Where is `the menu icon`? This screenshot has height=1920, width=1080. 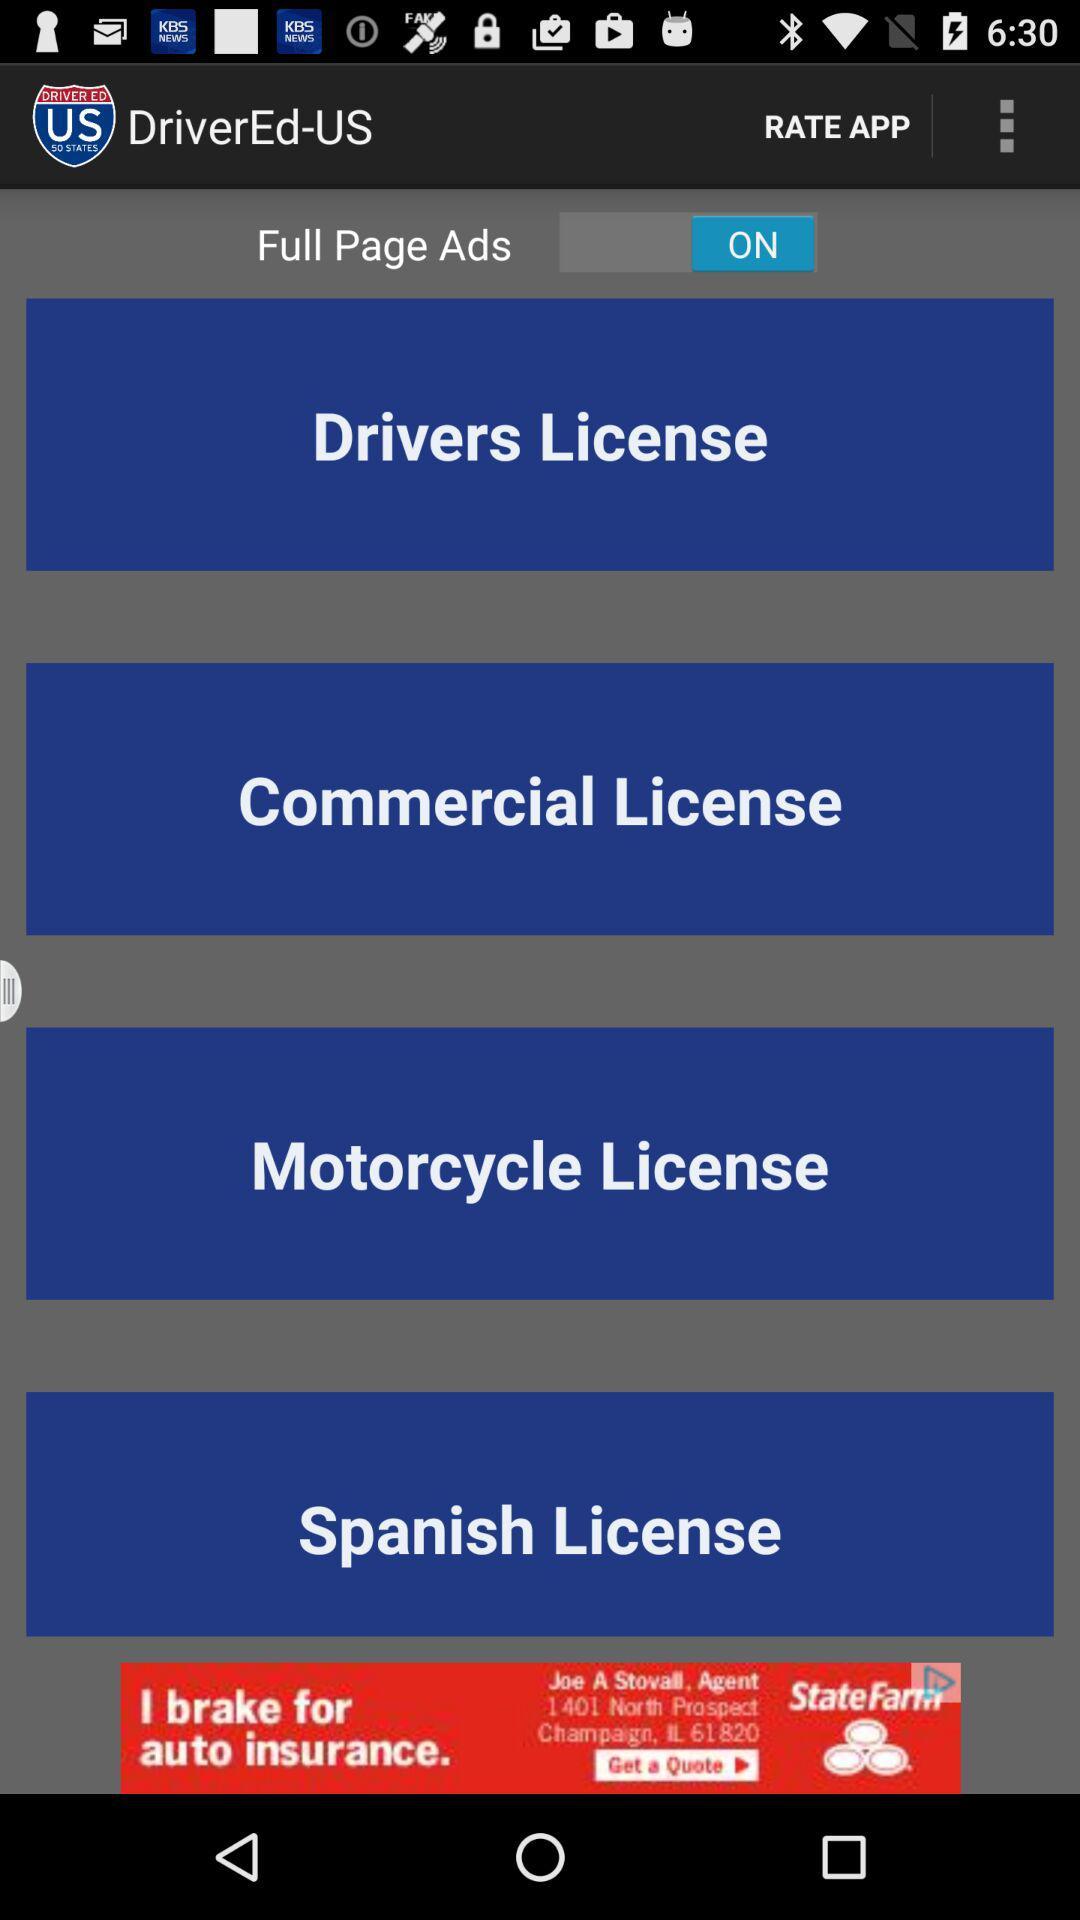
the menu icon is located at coordinates (23, 1059).